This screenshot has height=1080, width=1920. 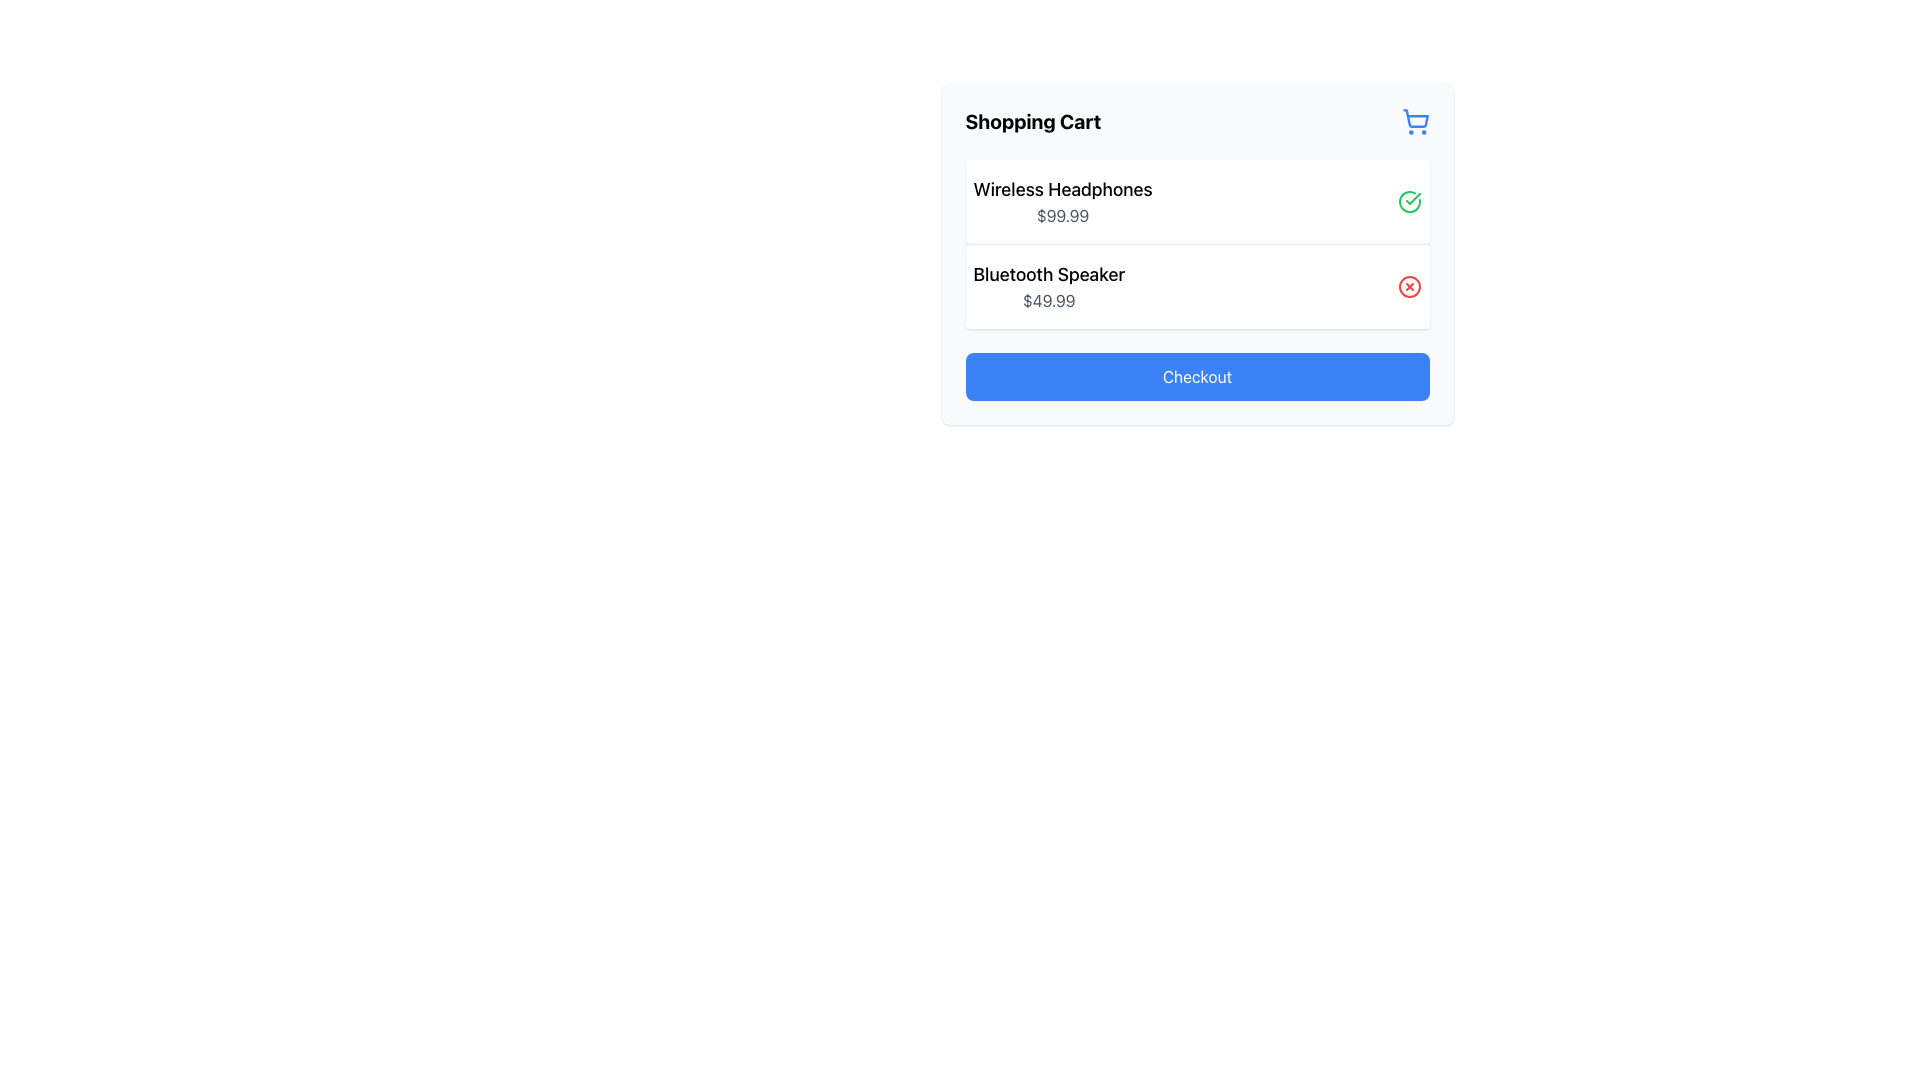 What do you see at coordinates (1062, 201) in the screenshot?
I see `the text element that provides information about the product in the cart, positioned above 'Bluetooth Speaker'` at bounding box center [1062, 201].